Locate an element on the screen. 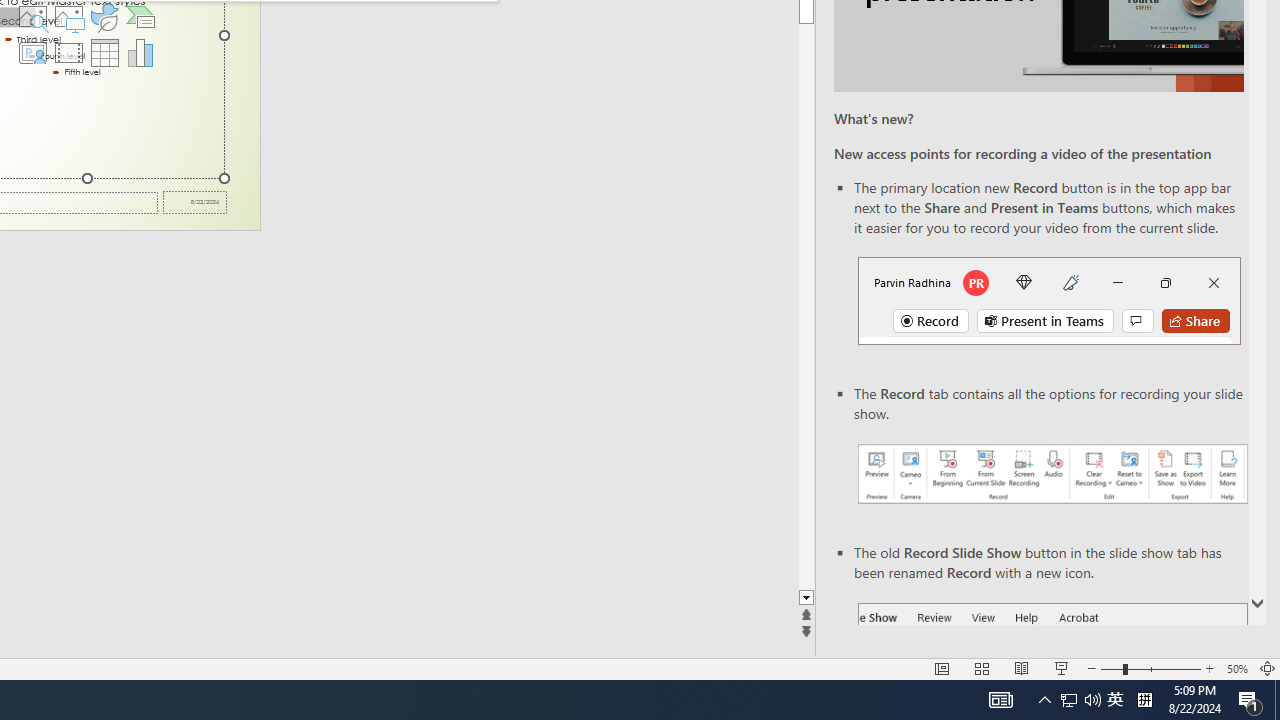 Image resolution: width=1280 pixels, height=720 pixels. 'Insert Chart' is located at coordinates (140, 51).